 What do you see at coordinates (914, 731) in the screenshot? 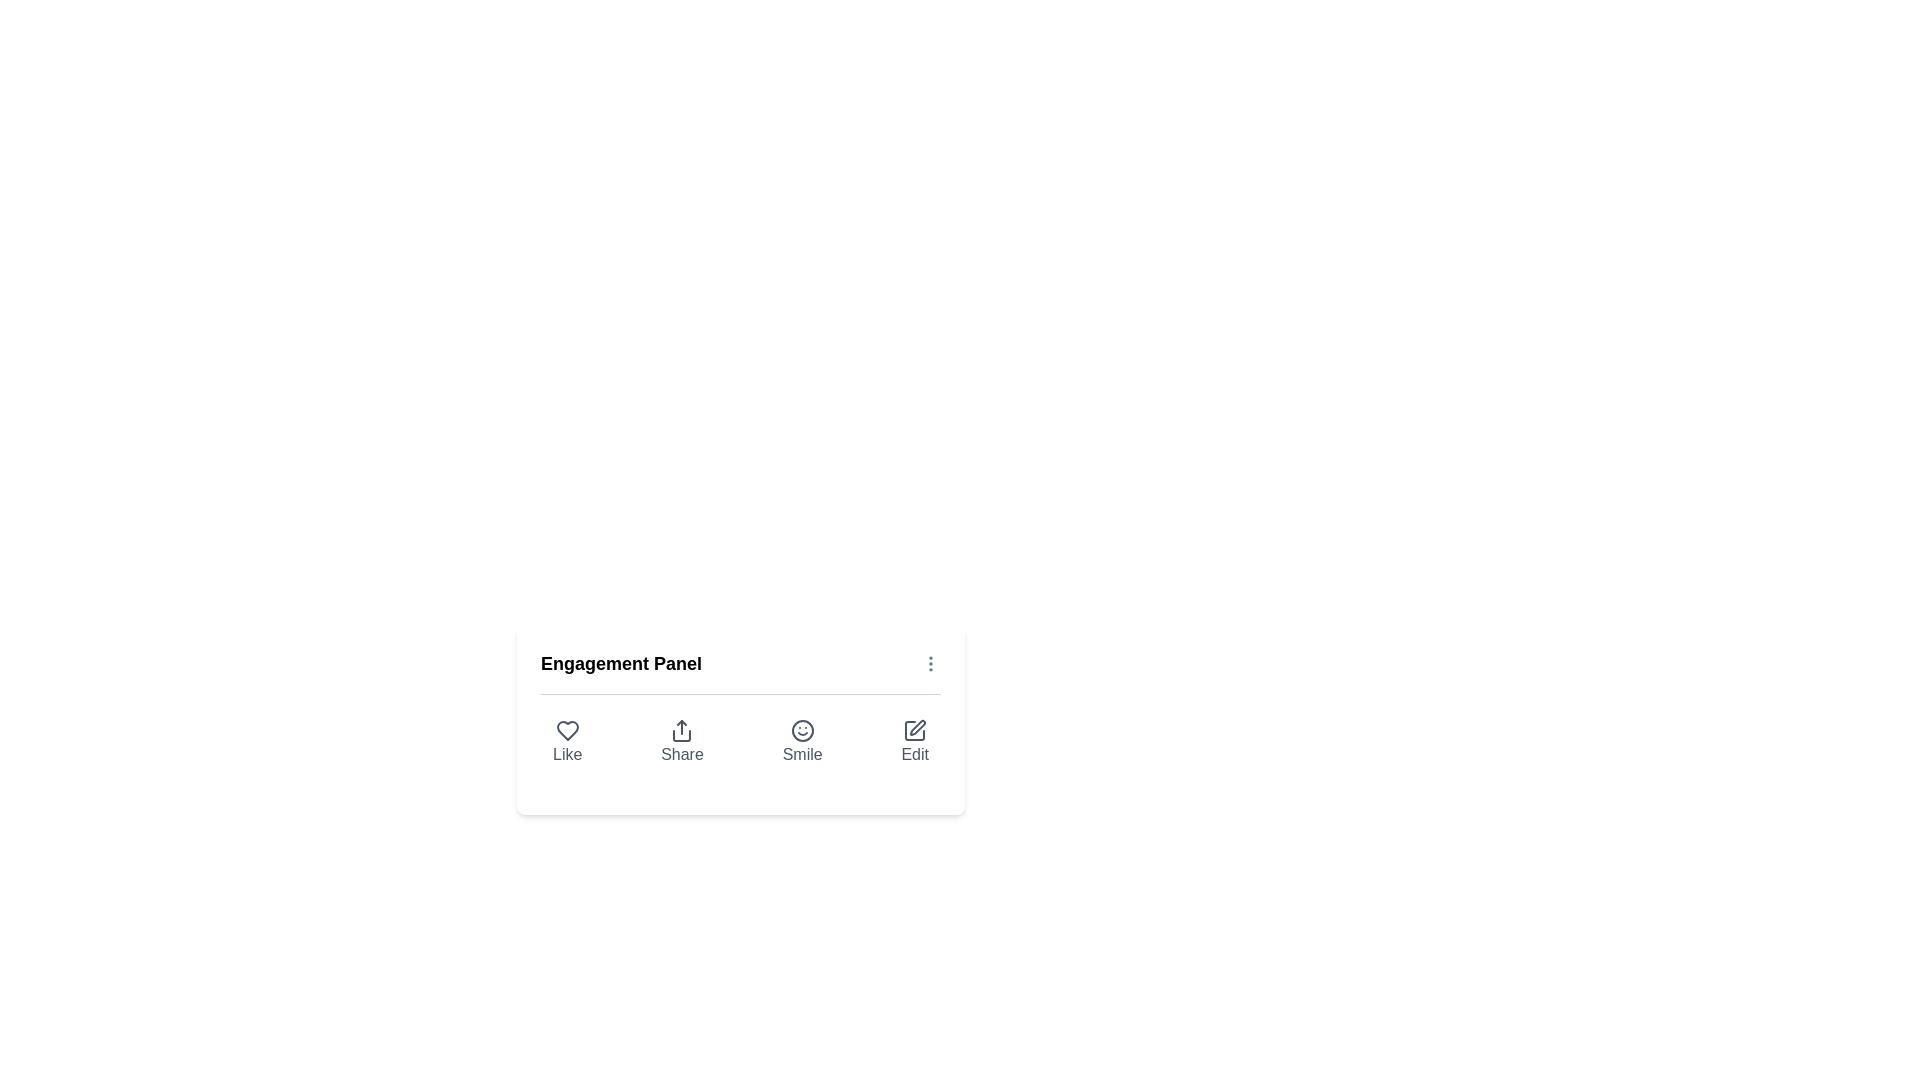
I see `the square-shaped outline with rounded corners that serves as a frame in the 'square pen' icon located in the bottom right corner of the 'Engagement Panel'` at bounding box center [914, 731].